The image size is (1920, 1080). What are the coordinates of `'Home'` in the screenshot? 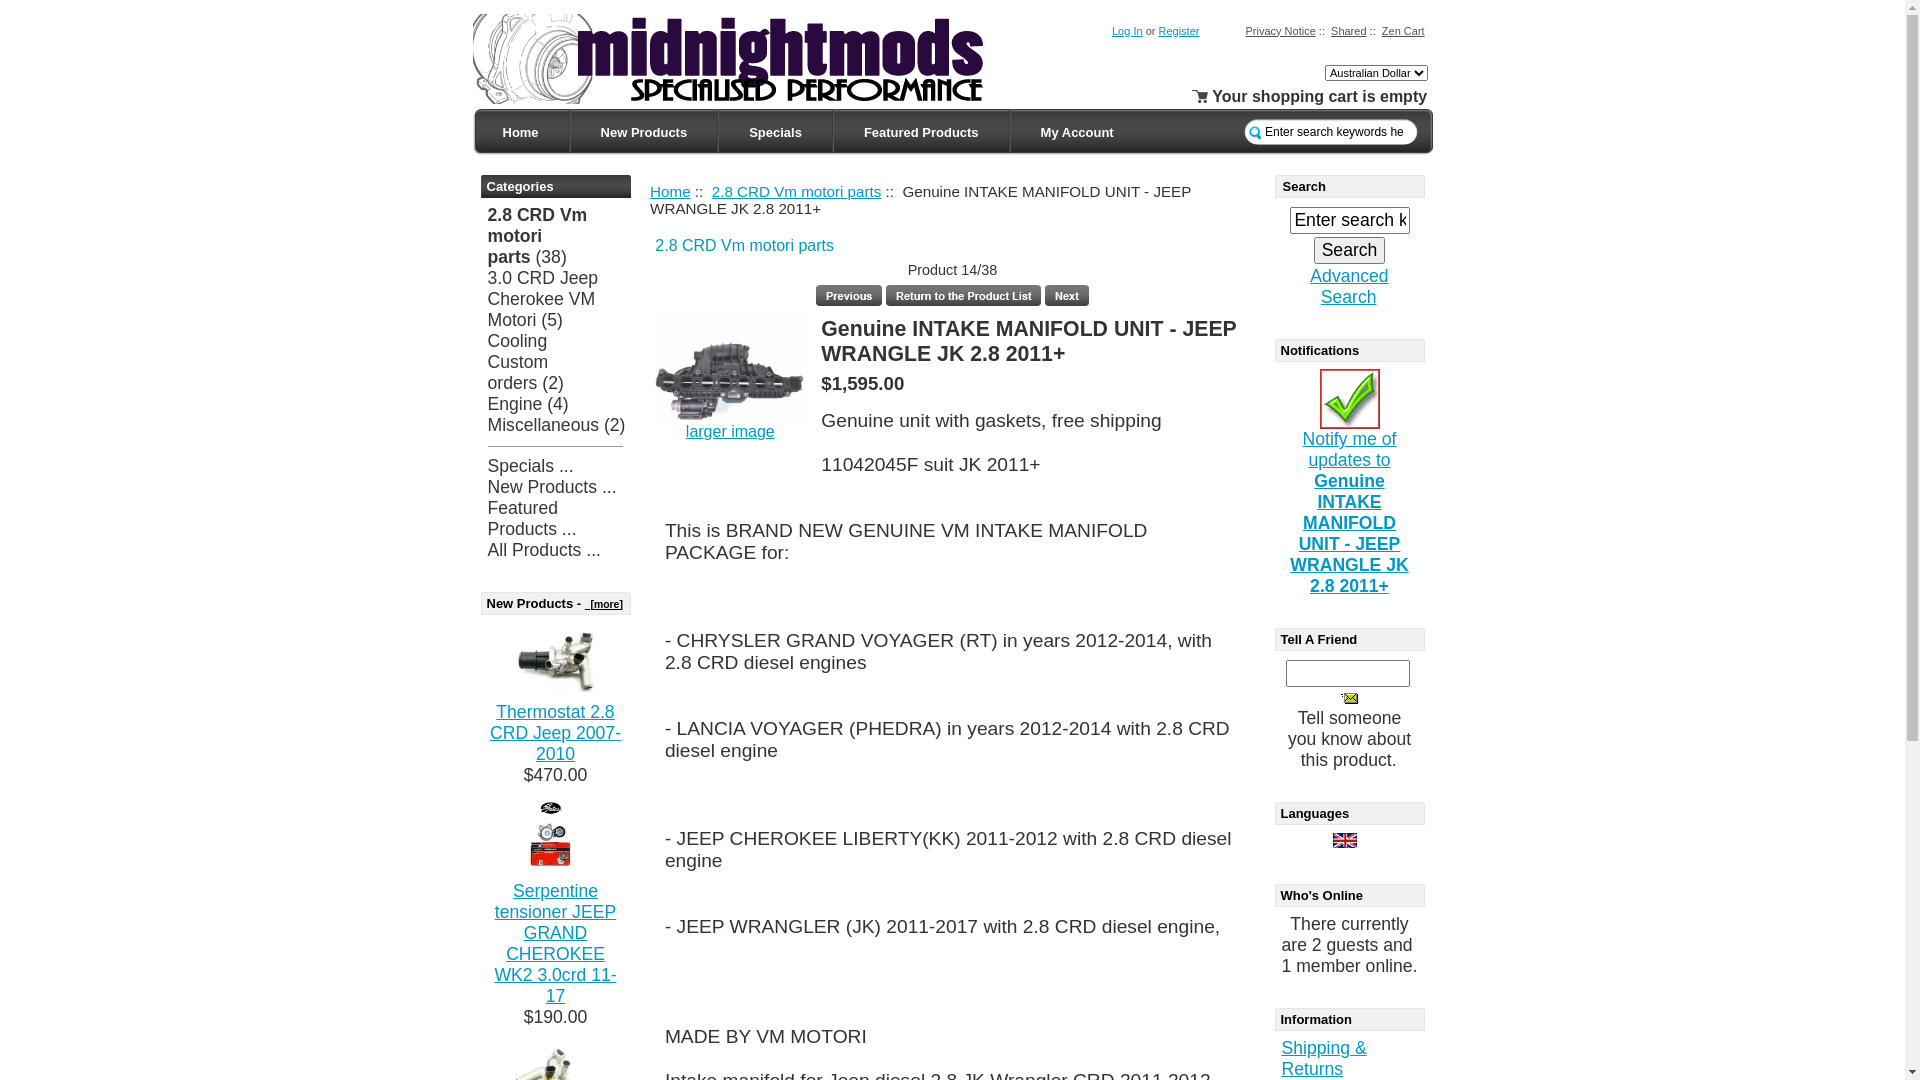 It's located at (519, 132).